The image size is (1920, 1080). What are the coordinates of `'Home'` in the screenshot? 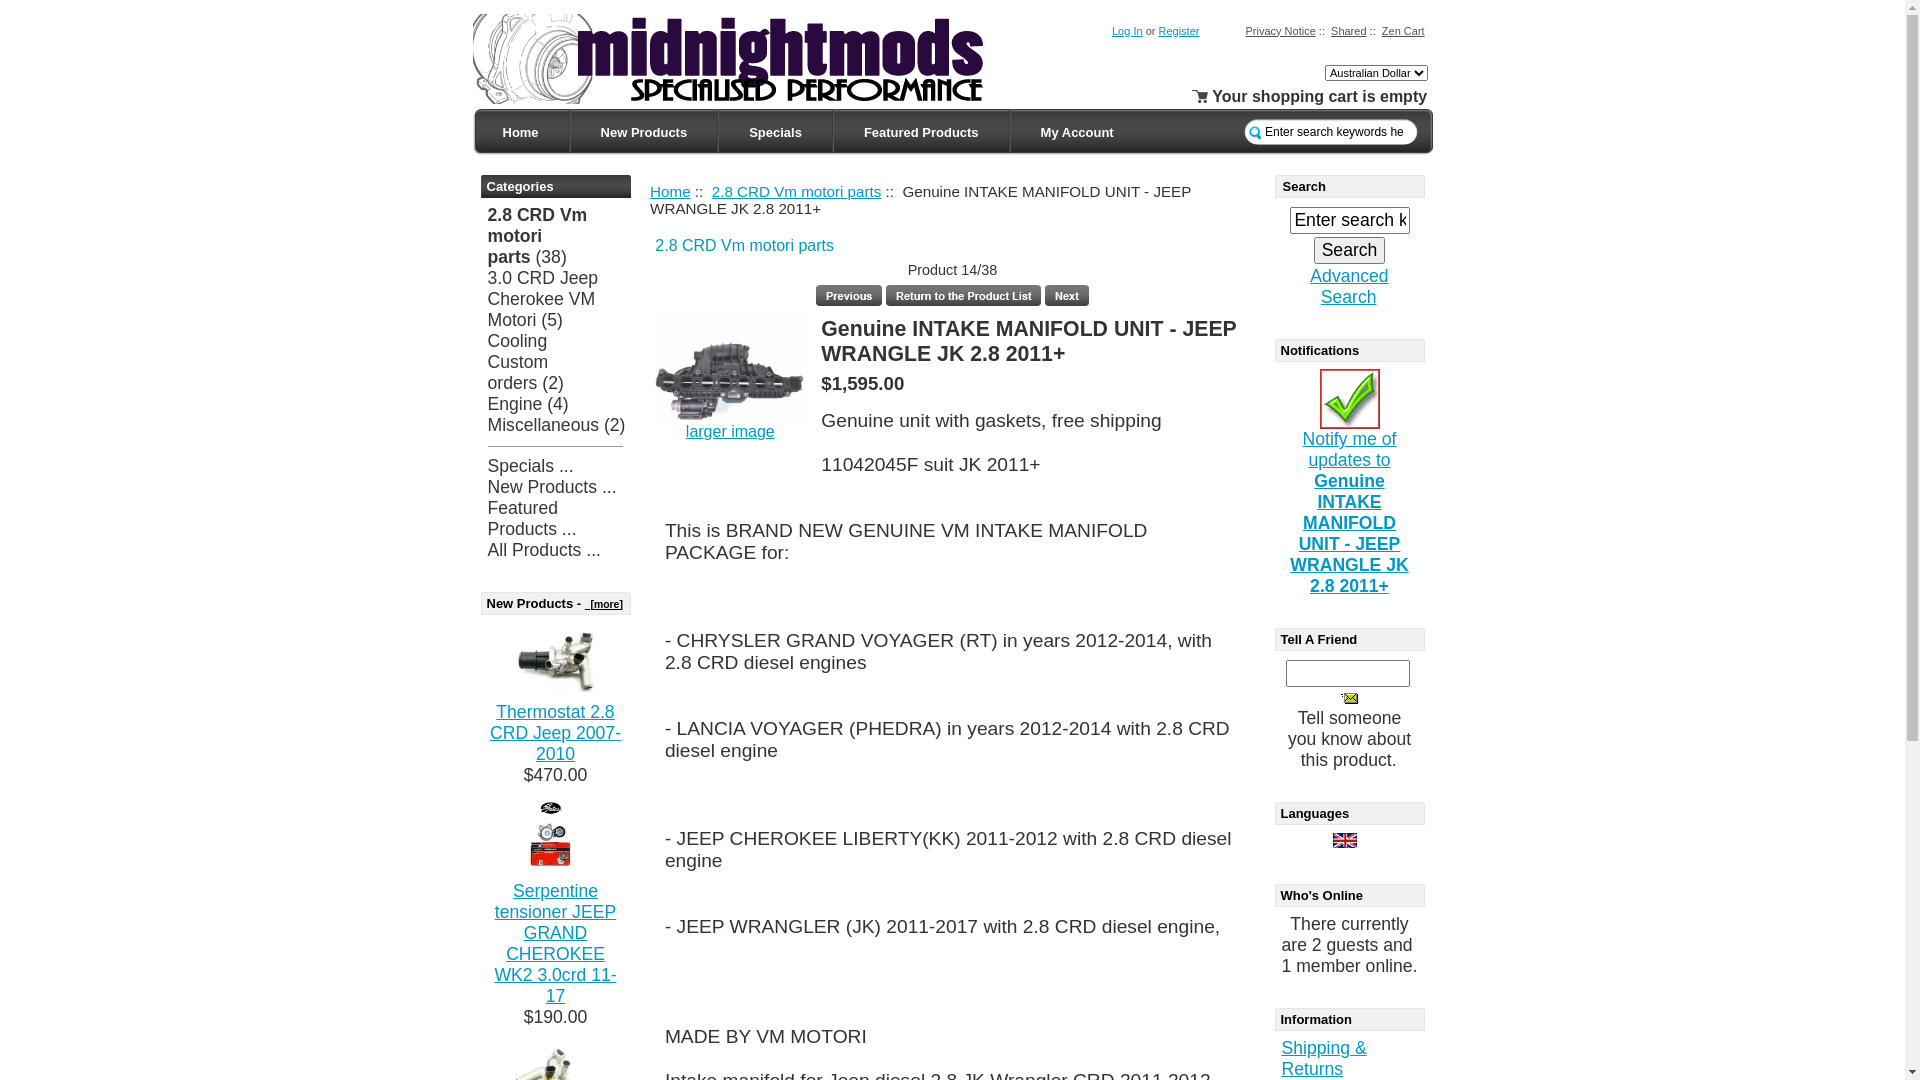 It's located at (519, 132).